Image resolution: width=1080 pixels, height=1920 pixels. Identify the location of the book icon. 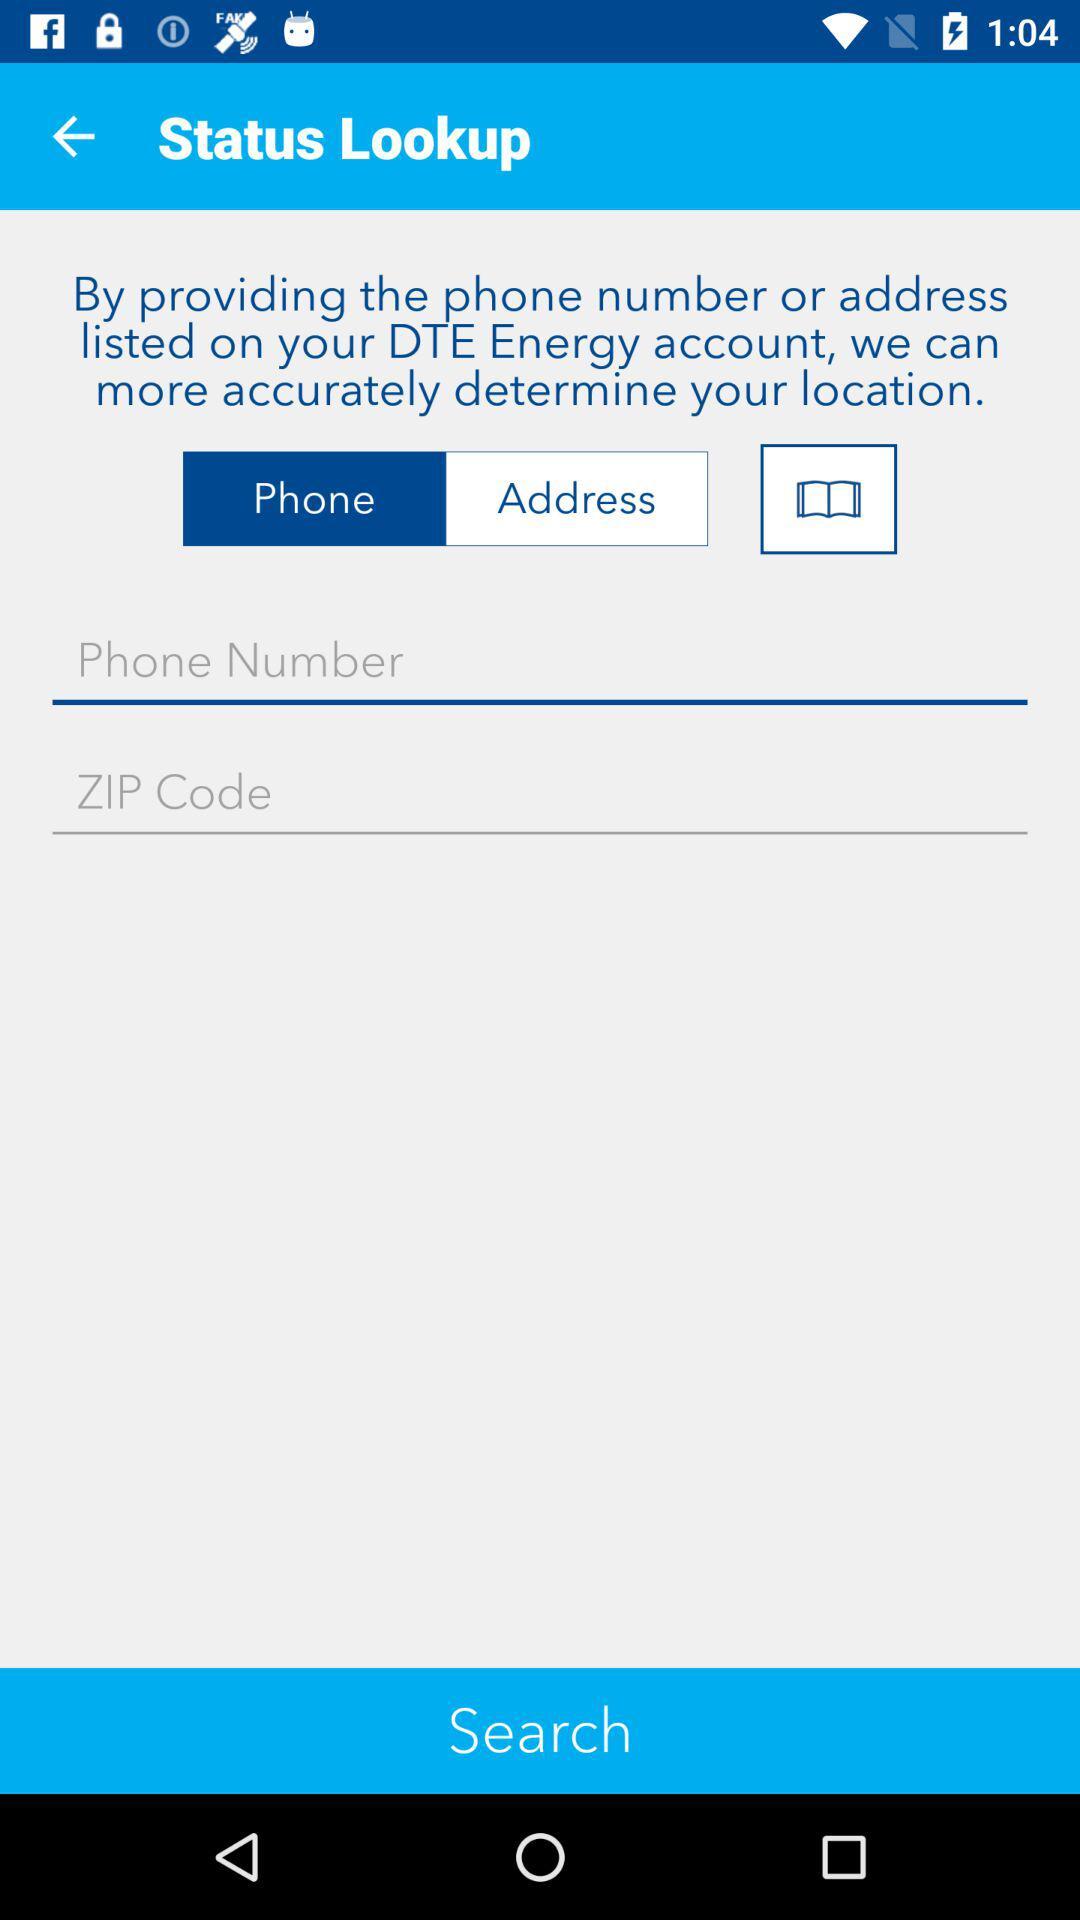
(828, 499).